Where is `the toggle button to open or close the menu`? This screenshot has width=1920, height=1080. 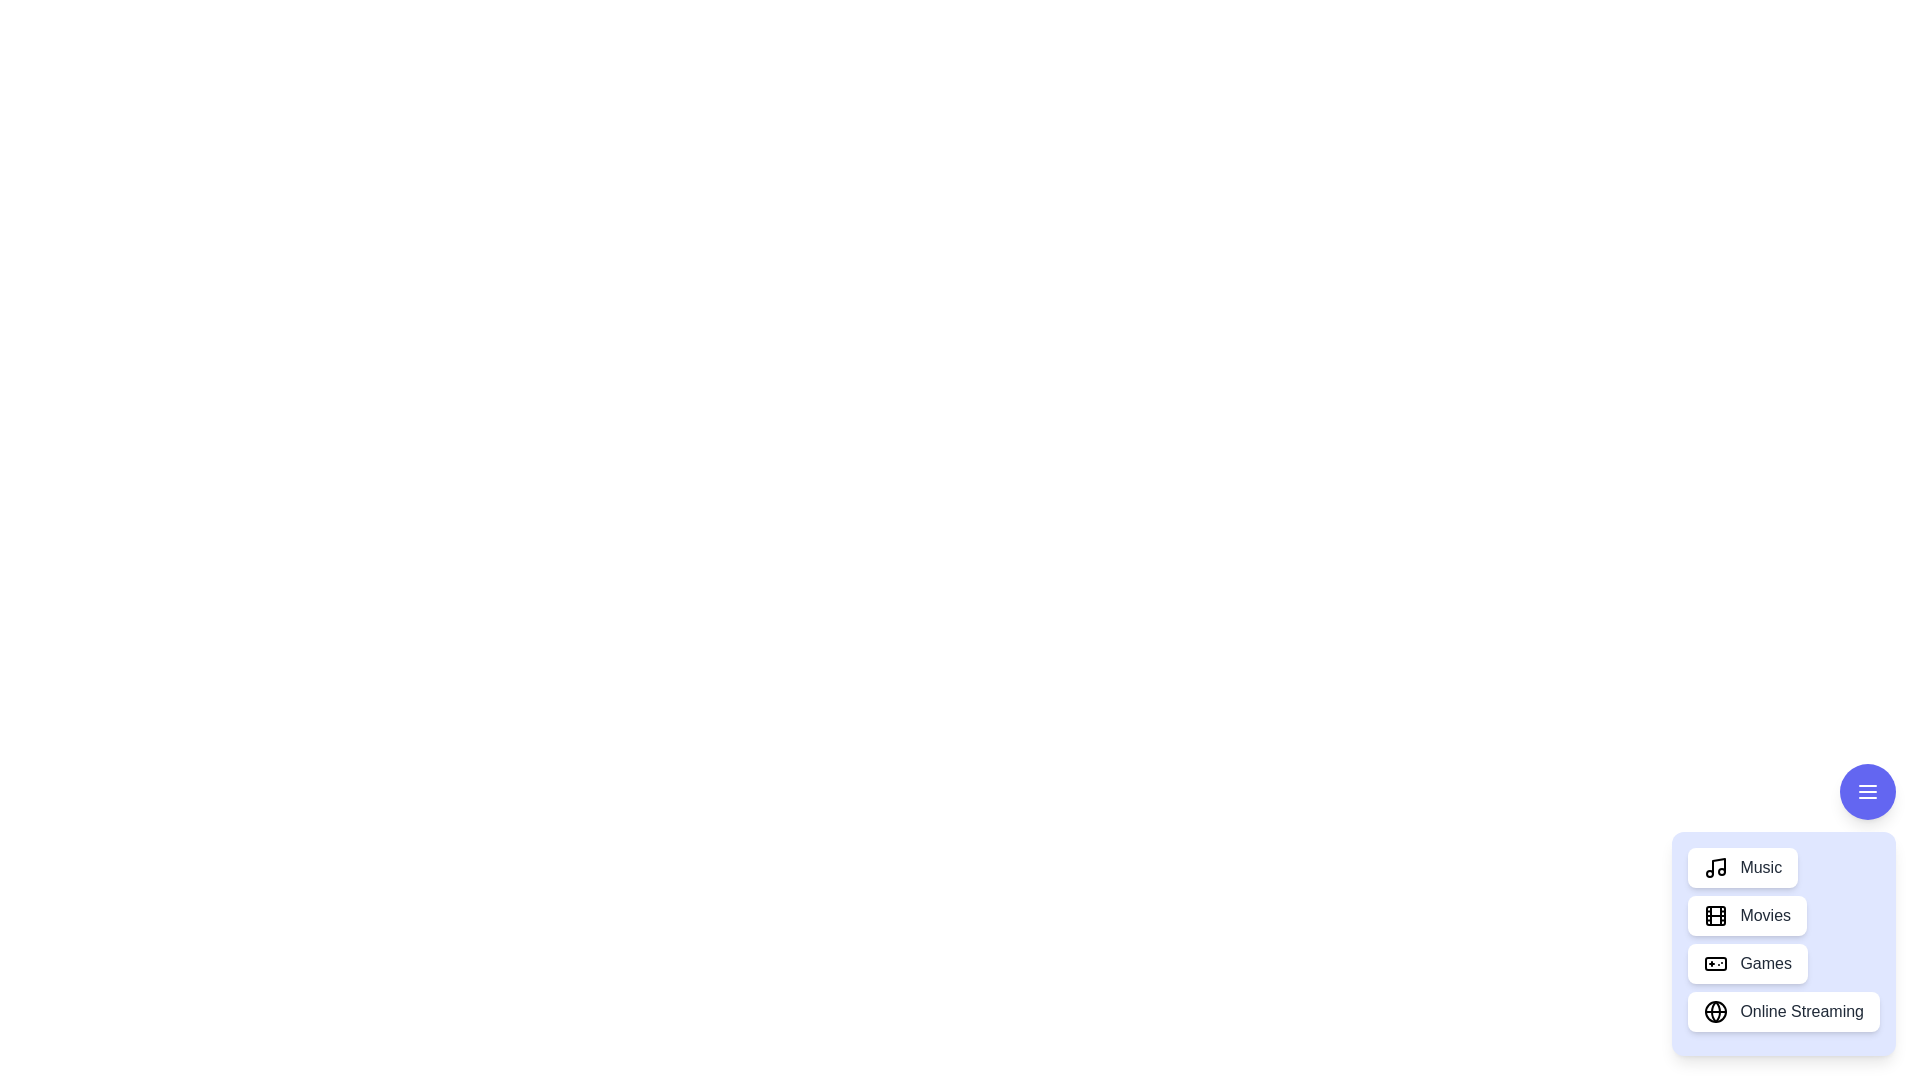
the toggle button to open or close the menu is located at coordinates (1866, 790).